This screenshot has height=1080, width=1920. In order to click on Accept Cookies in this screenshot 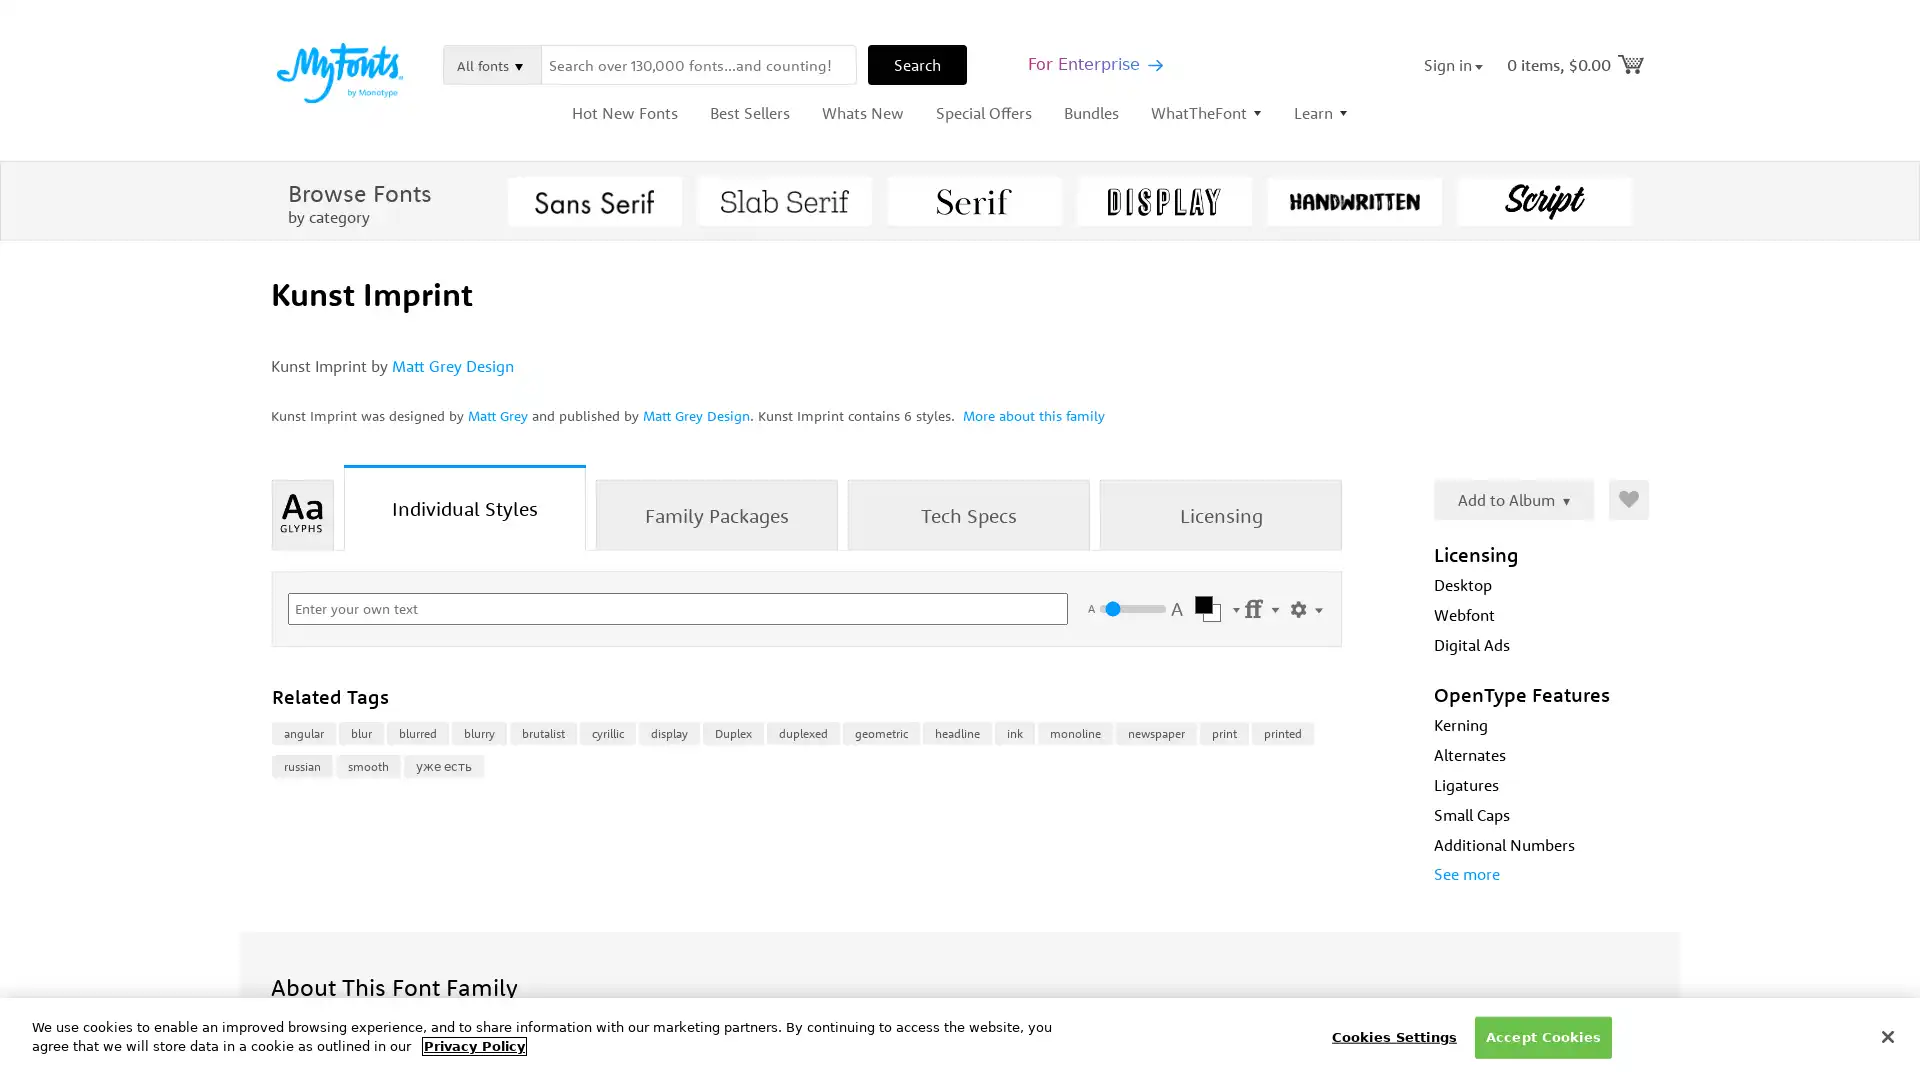, I will do `click(1541, 1036)`.